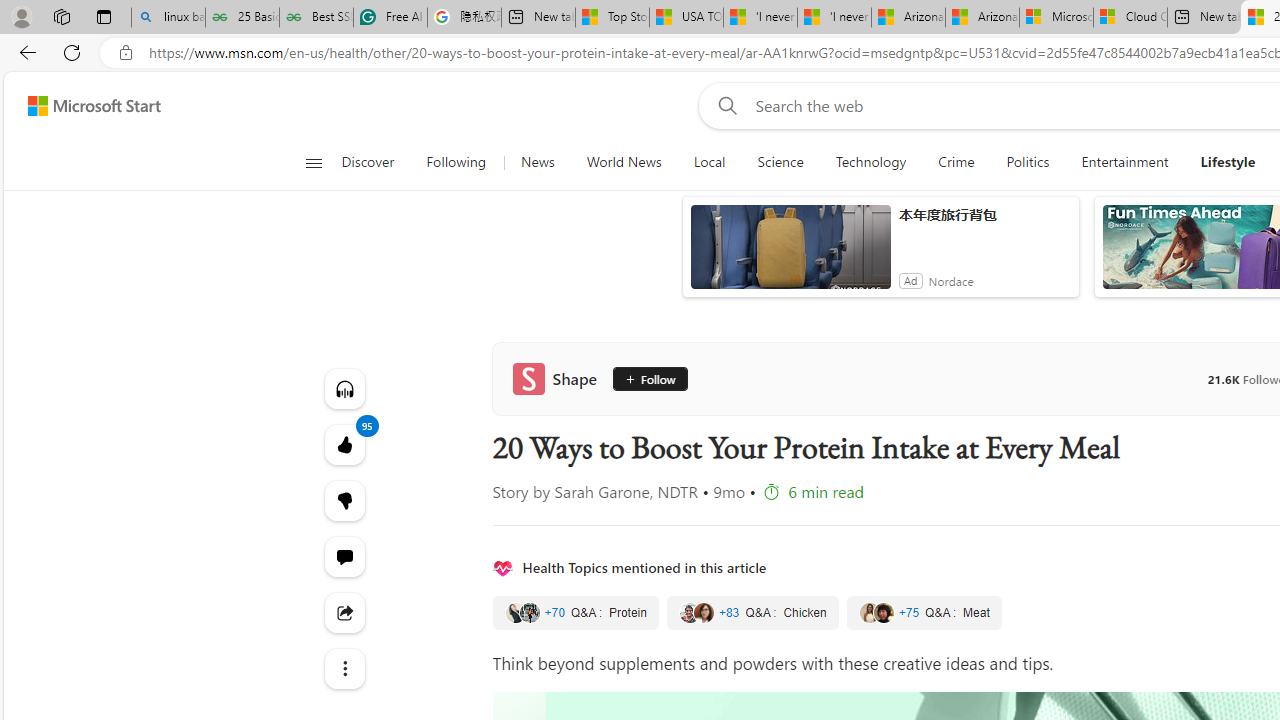  I want to click on '95 Like', so click(344, 443).